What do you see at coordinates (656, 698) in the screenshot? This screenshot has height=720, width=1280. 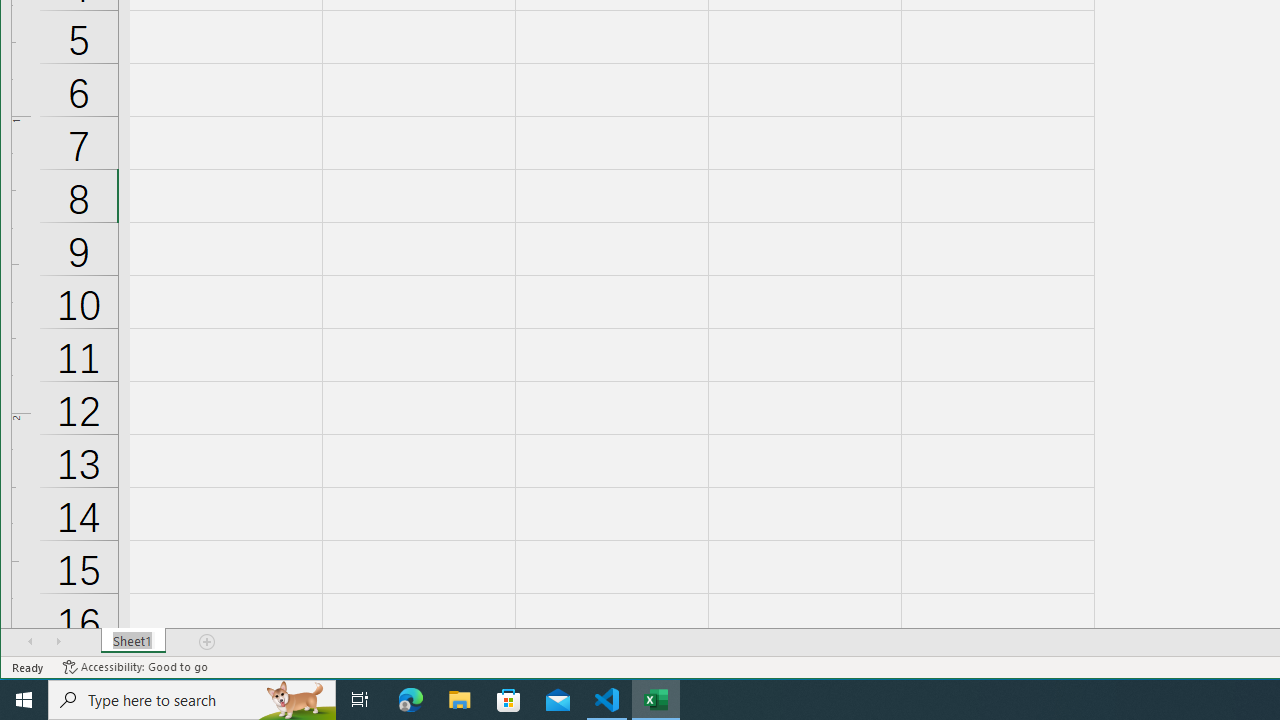 I see `'Excel - 1 running window'` at bounding box center [656, 698].